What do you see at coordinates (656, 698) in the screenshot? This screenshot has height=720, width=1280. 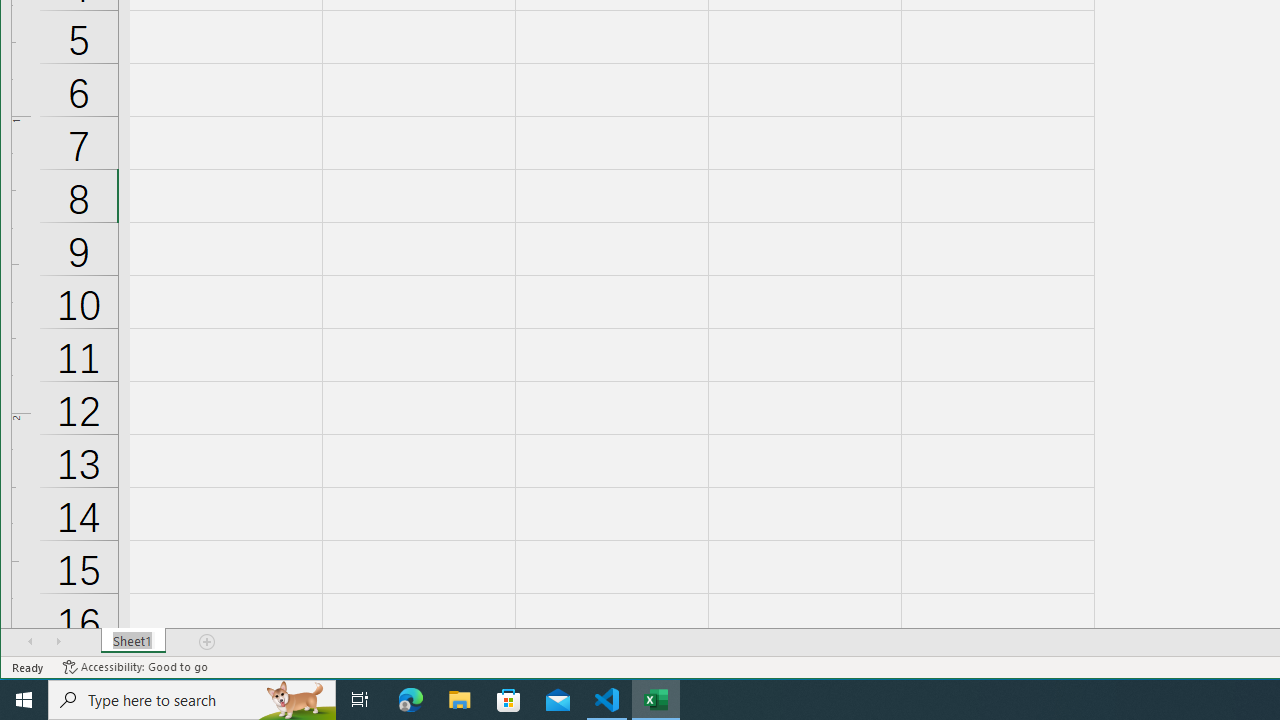 I see `'Excel - 1 running window'` at bounding box center [656, 698].